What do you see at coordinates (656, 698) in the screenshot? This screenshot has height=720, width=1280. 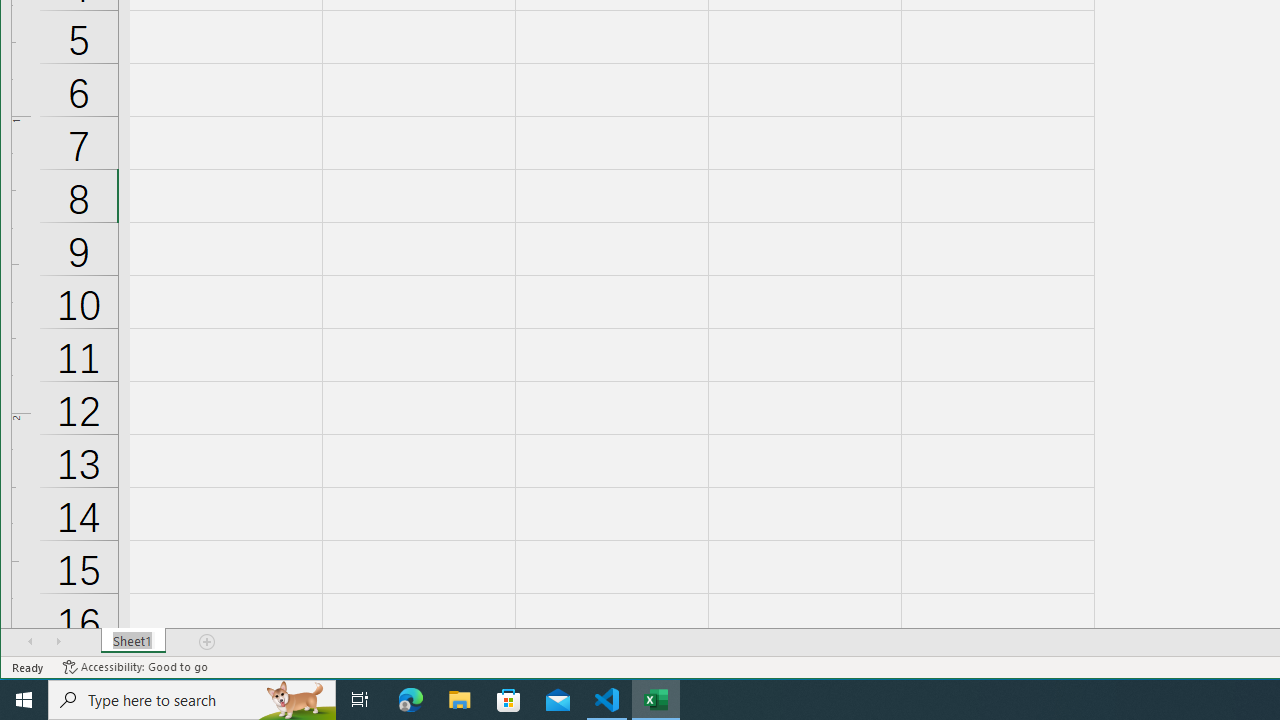 I see `'Excel - 1 running window'` at bounding box center [656, 698].